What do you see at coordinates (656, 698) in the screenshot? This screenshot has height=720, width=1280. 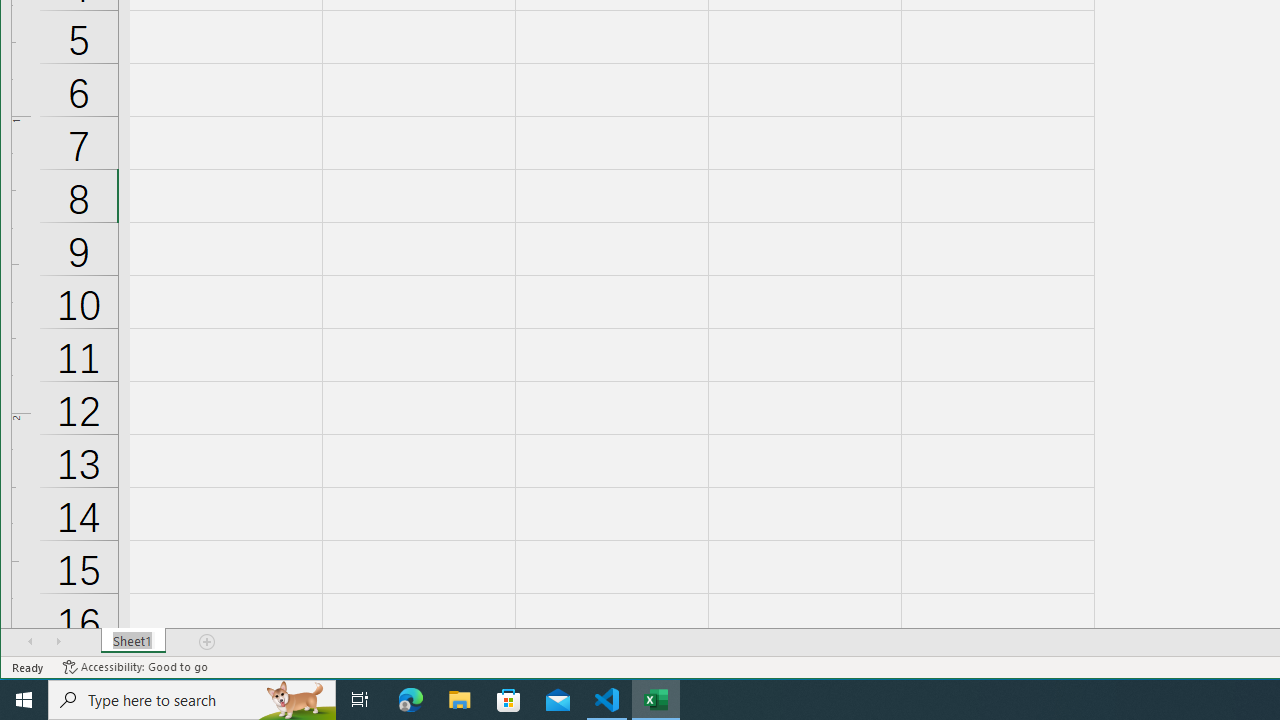 I see `'Excel - 1 running window'` at bounding box center [656, 698].